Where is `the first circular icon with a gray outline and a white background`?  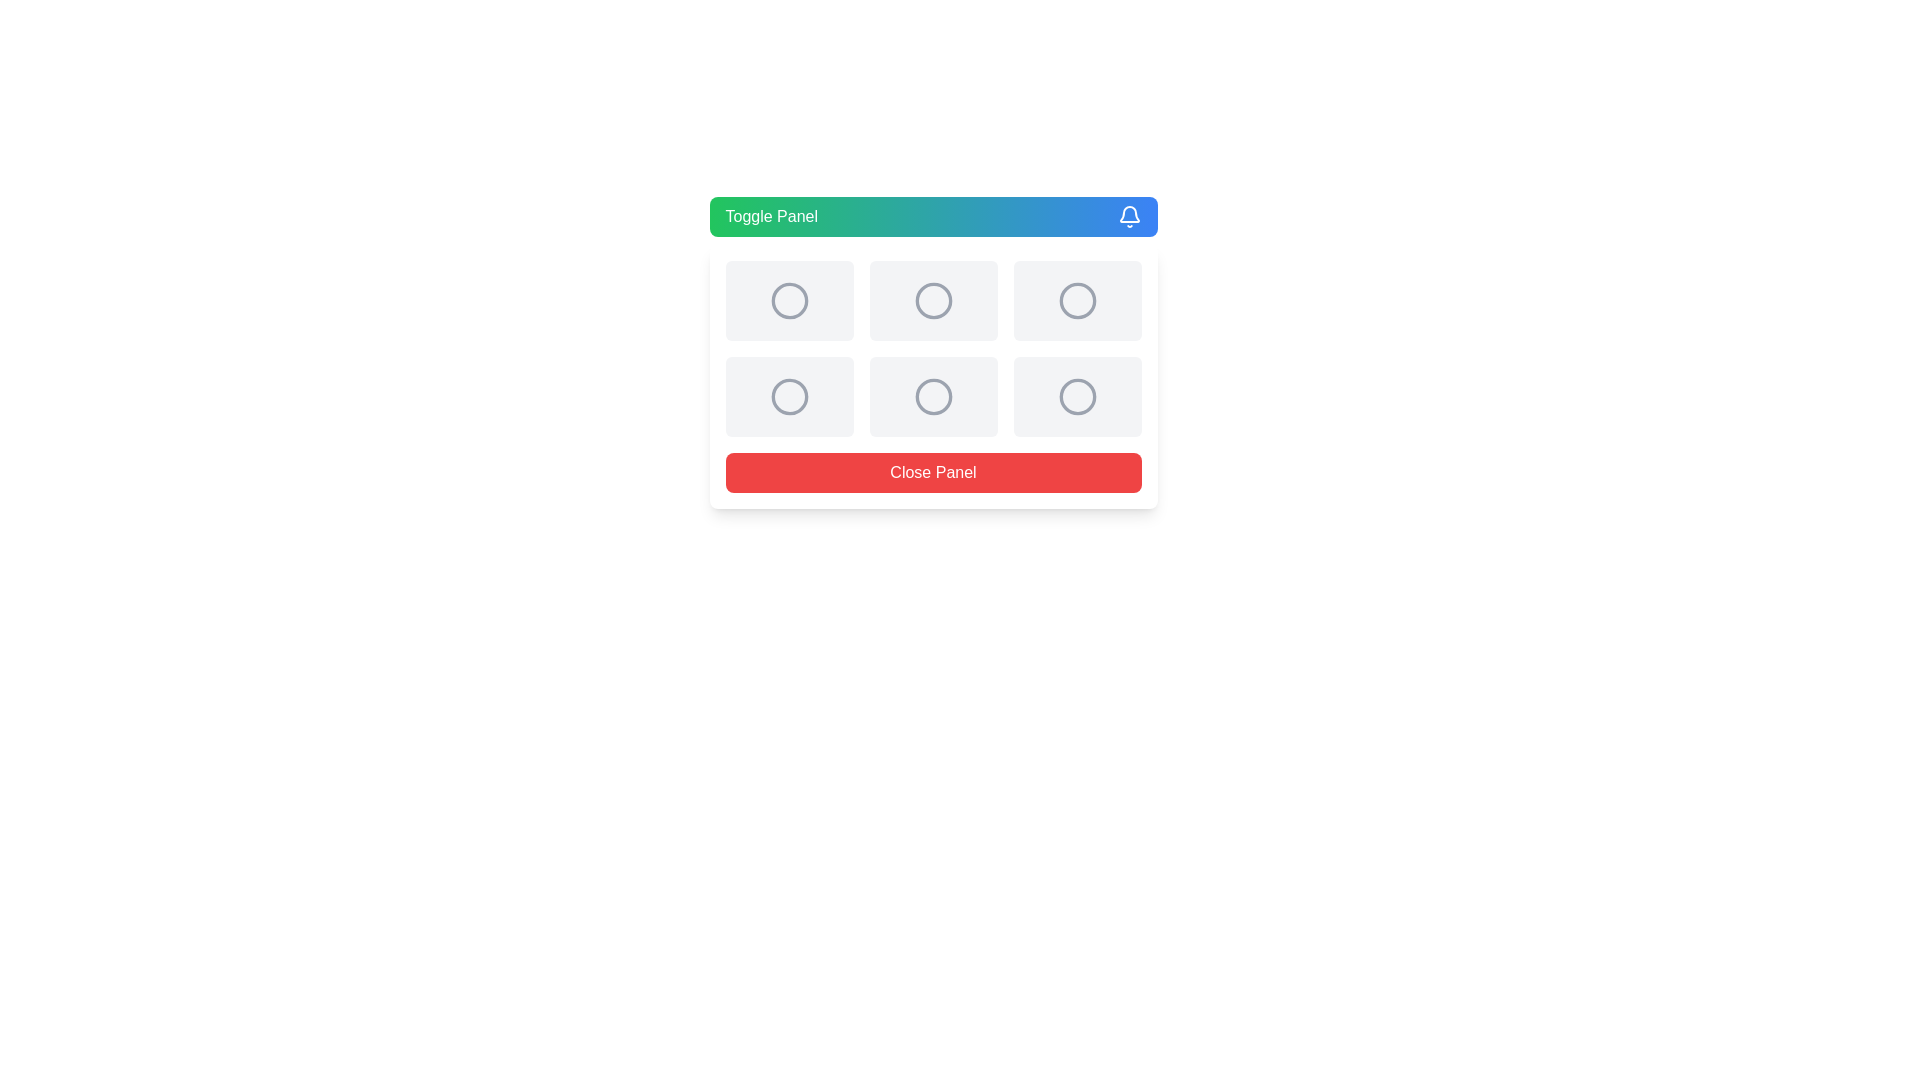 the first circular icon with a gray outline and a white background is located at coordinates (788, 300).